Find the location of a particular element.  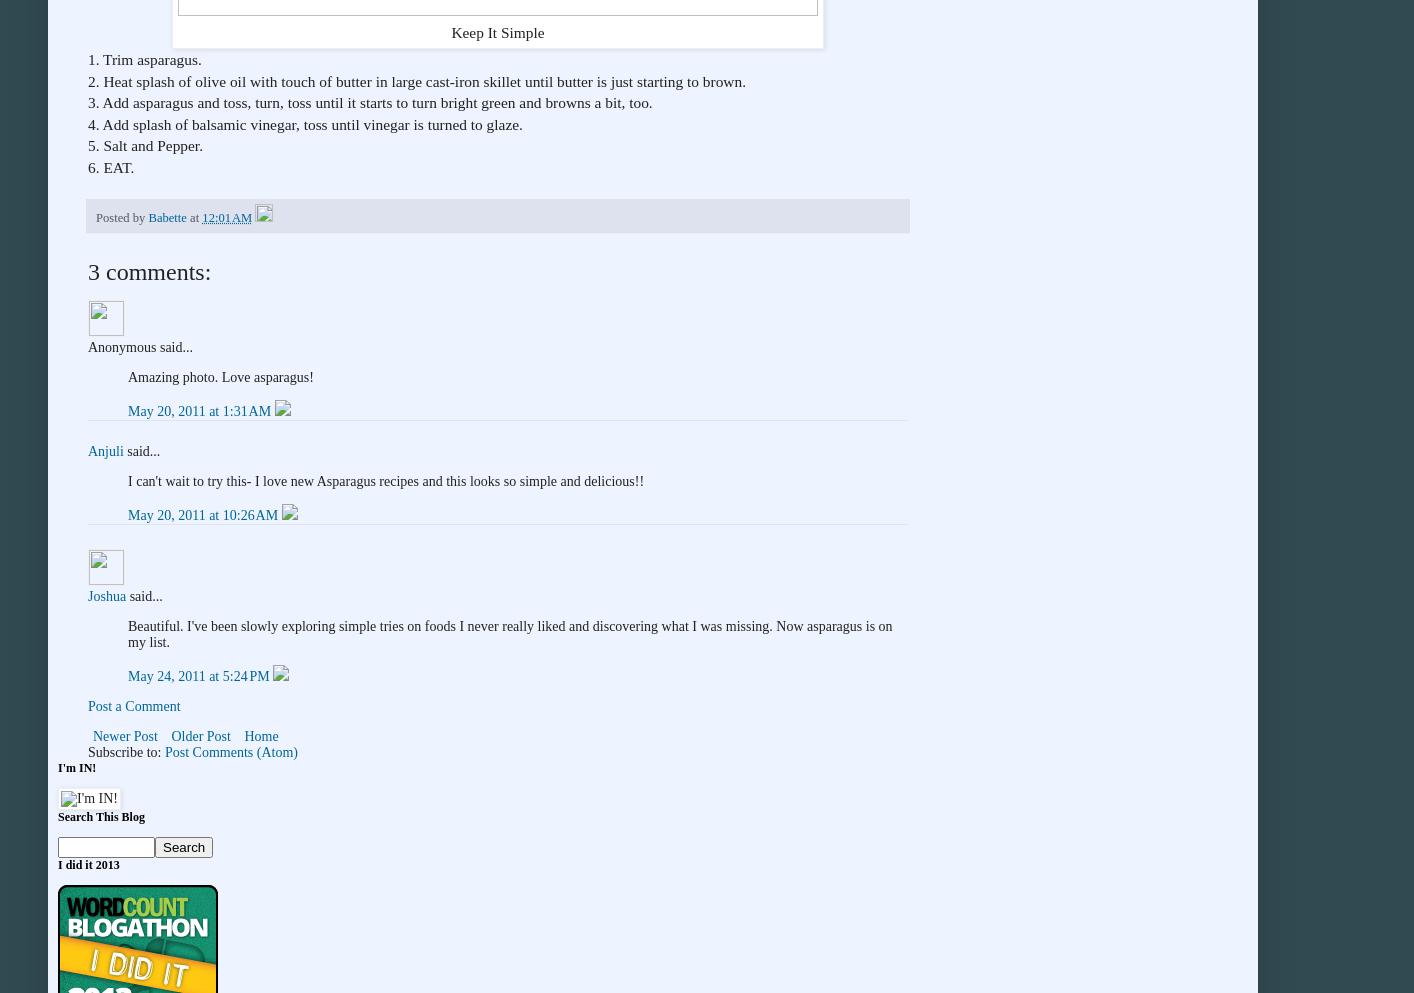

'Keep It Simple' is located at coordinates (450, 30).